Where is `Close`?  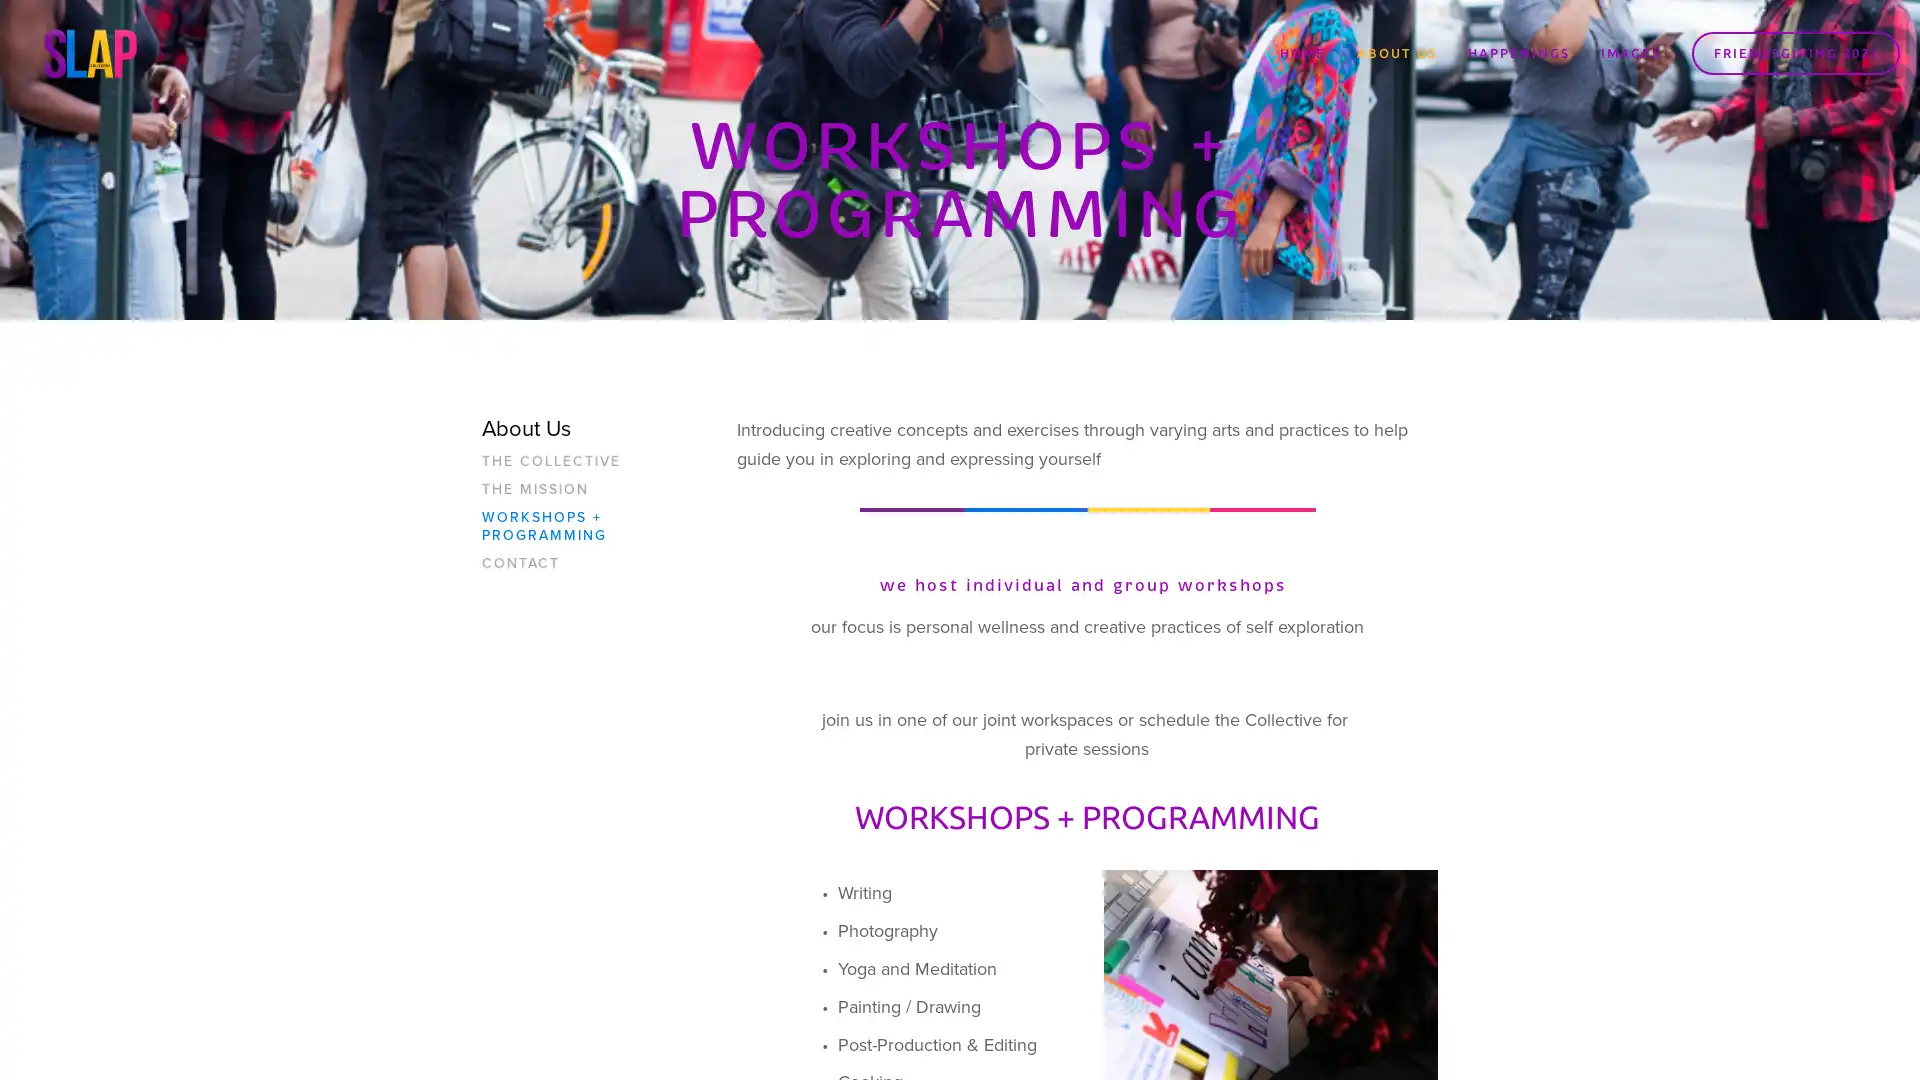
Close is located at coordinates (1255, 310).